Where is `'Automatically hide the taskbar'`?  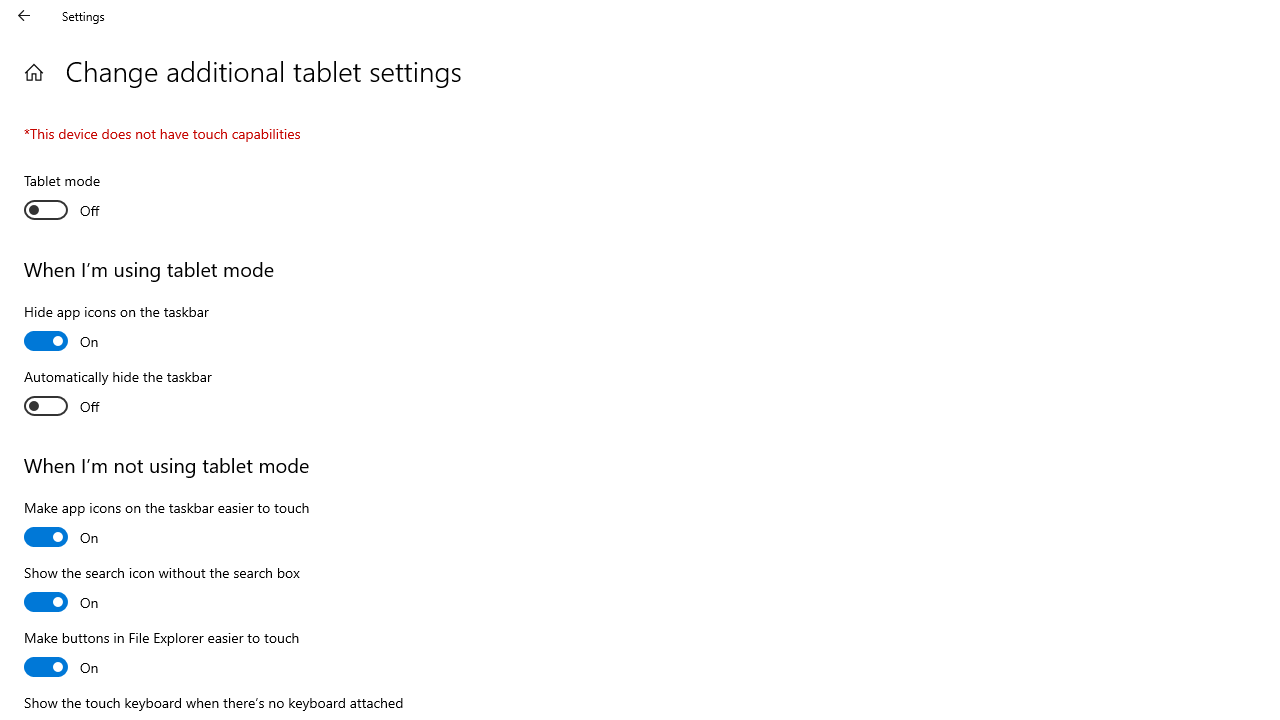
'Automatically hide the taskbar' is located at coordinates (117, 394).